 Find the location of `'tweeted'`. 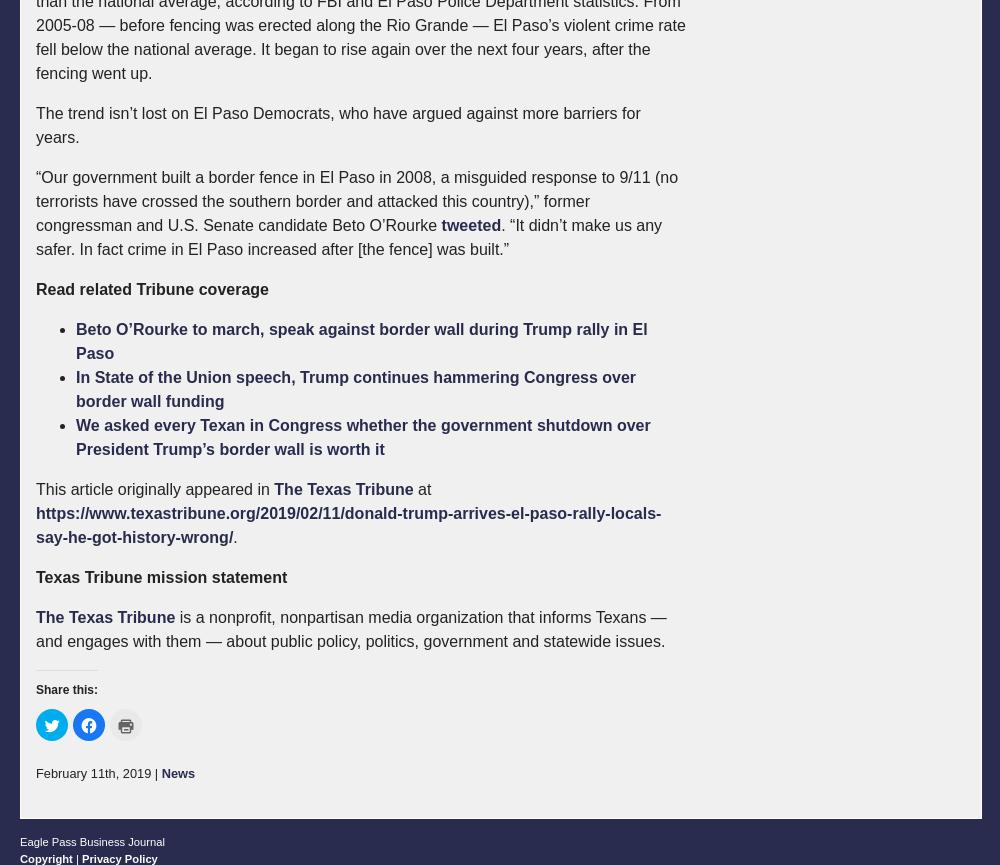

'tweeted' is located at coordinates (470, 224).